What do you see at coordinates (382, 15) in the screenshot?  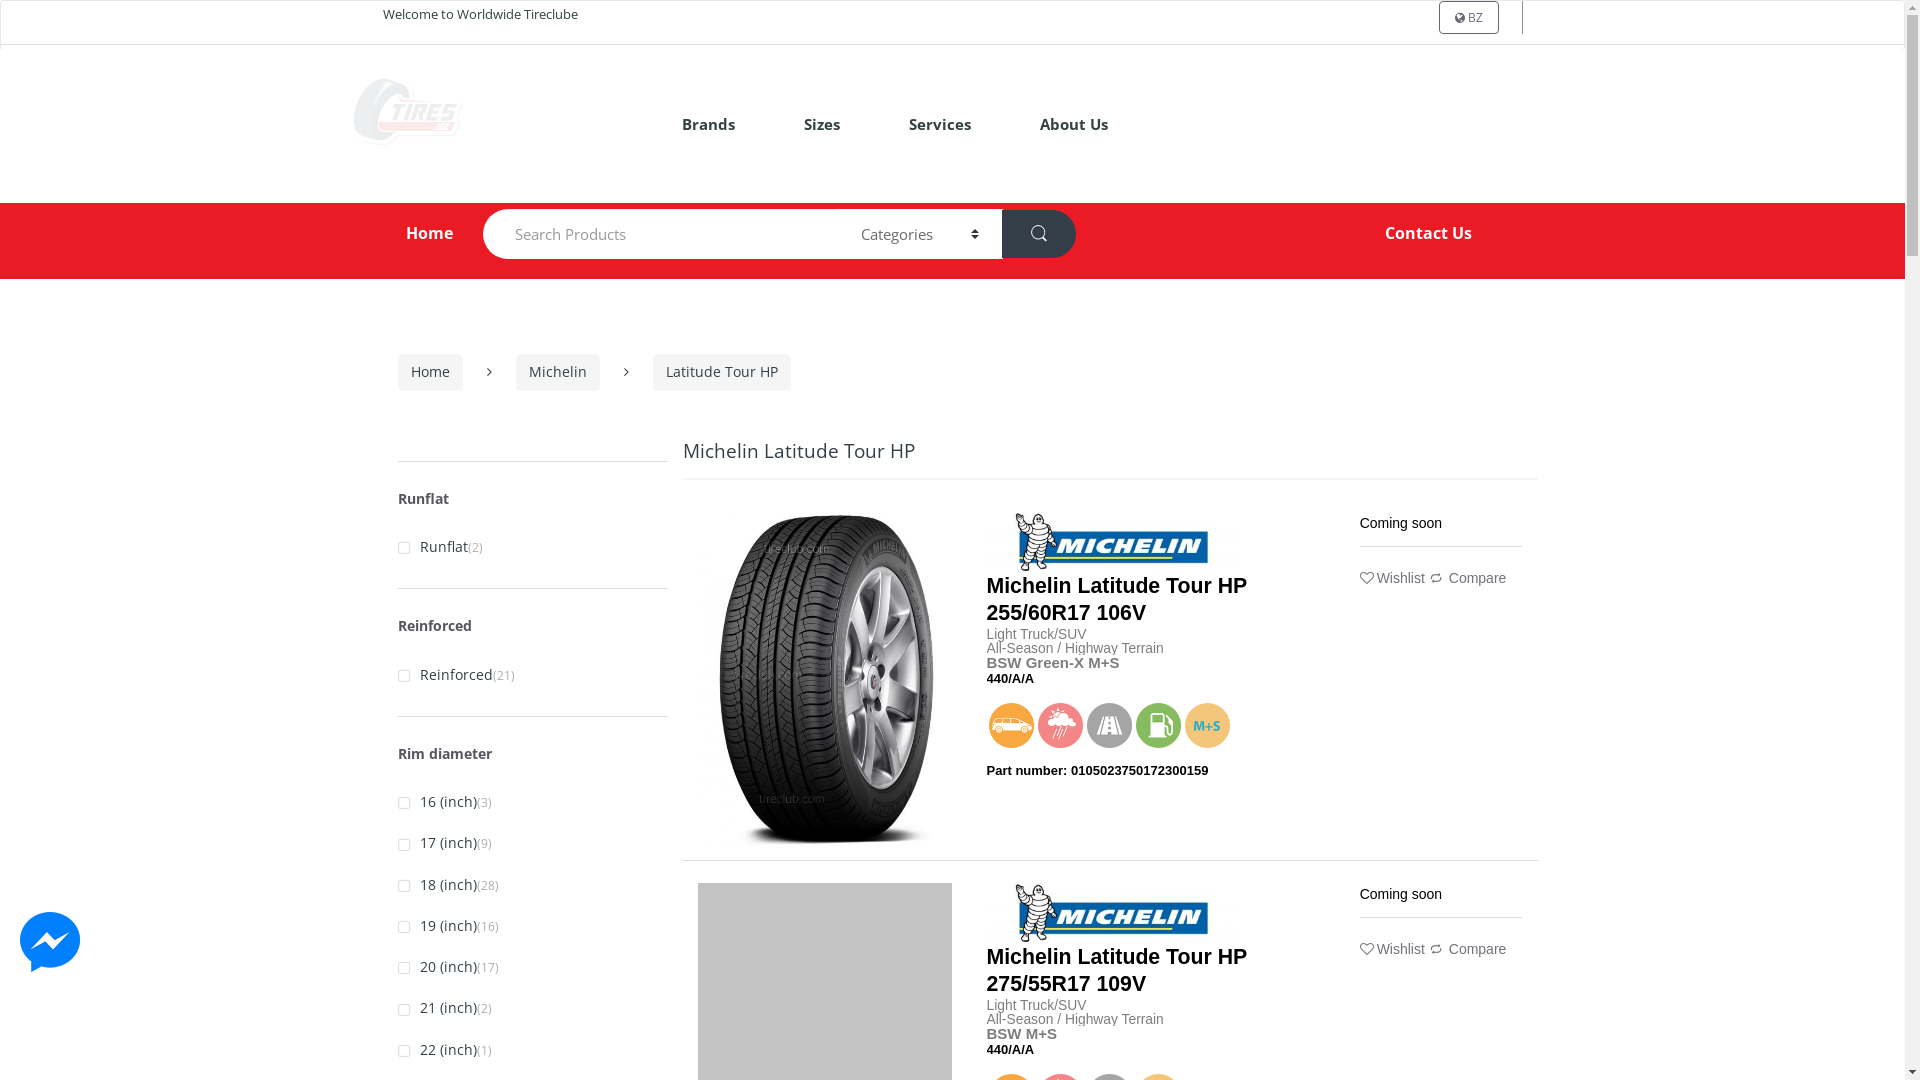 I see `'Welcome to Worldwide Tireclube'` at bounding box center [382, 15].